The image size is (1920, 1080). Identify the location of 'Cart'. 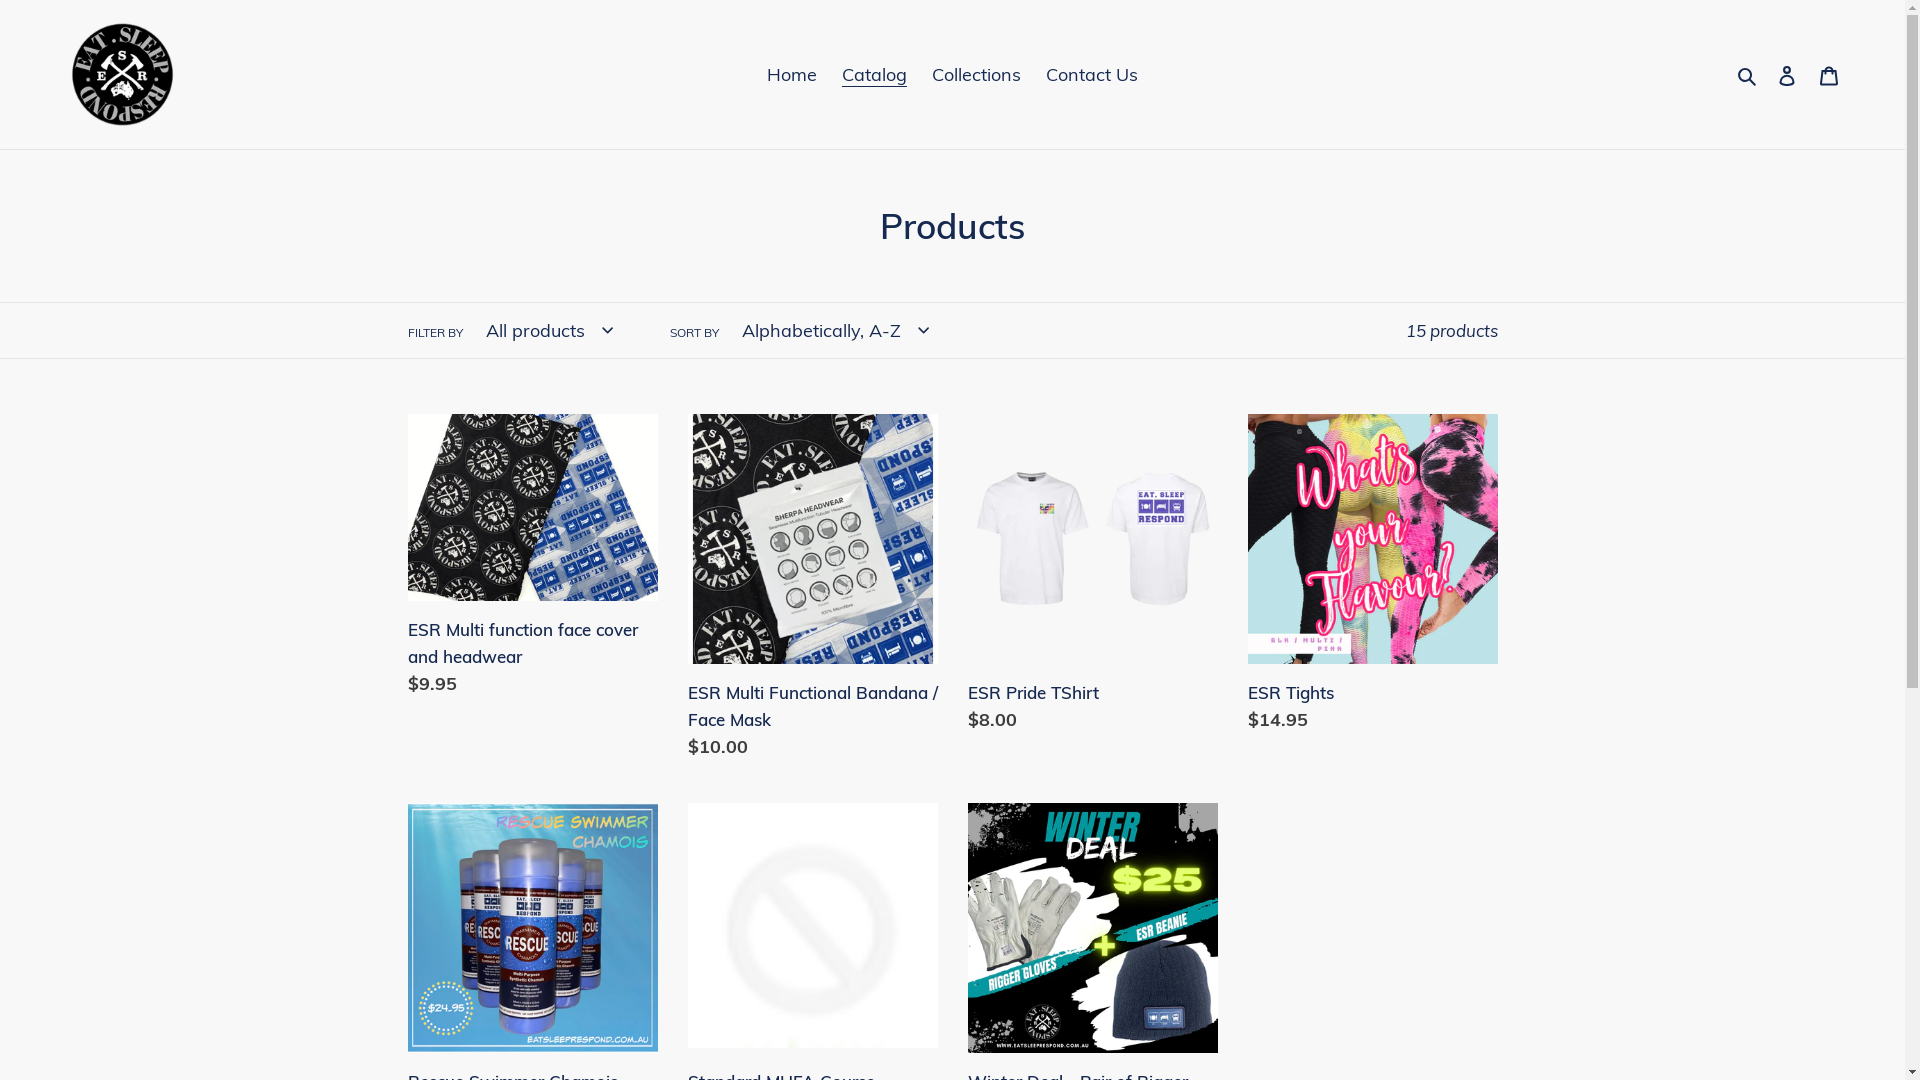
(1828, 73).